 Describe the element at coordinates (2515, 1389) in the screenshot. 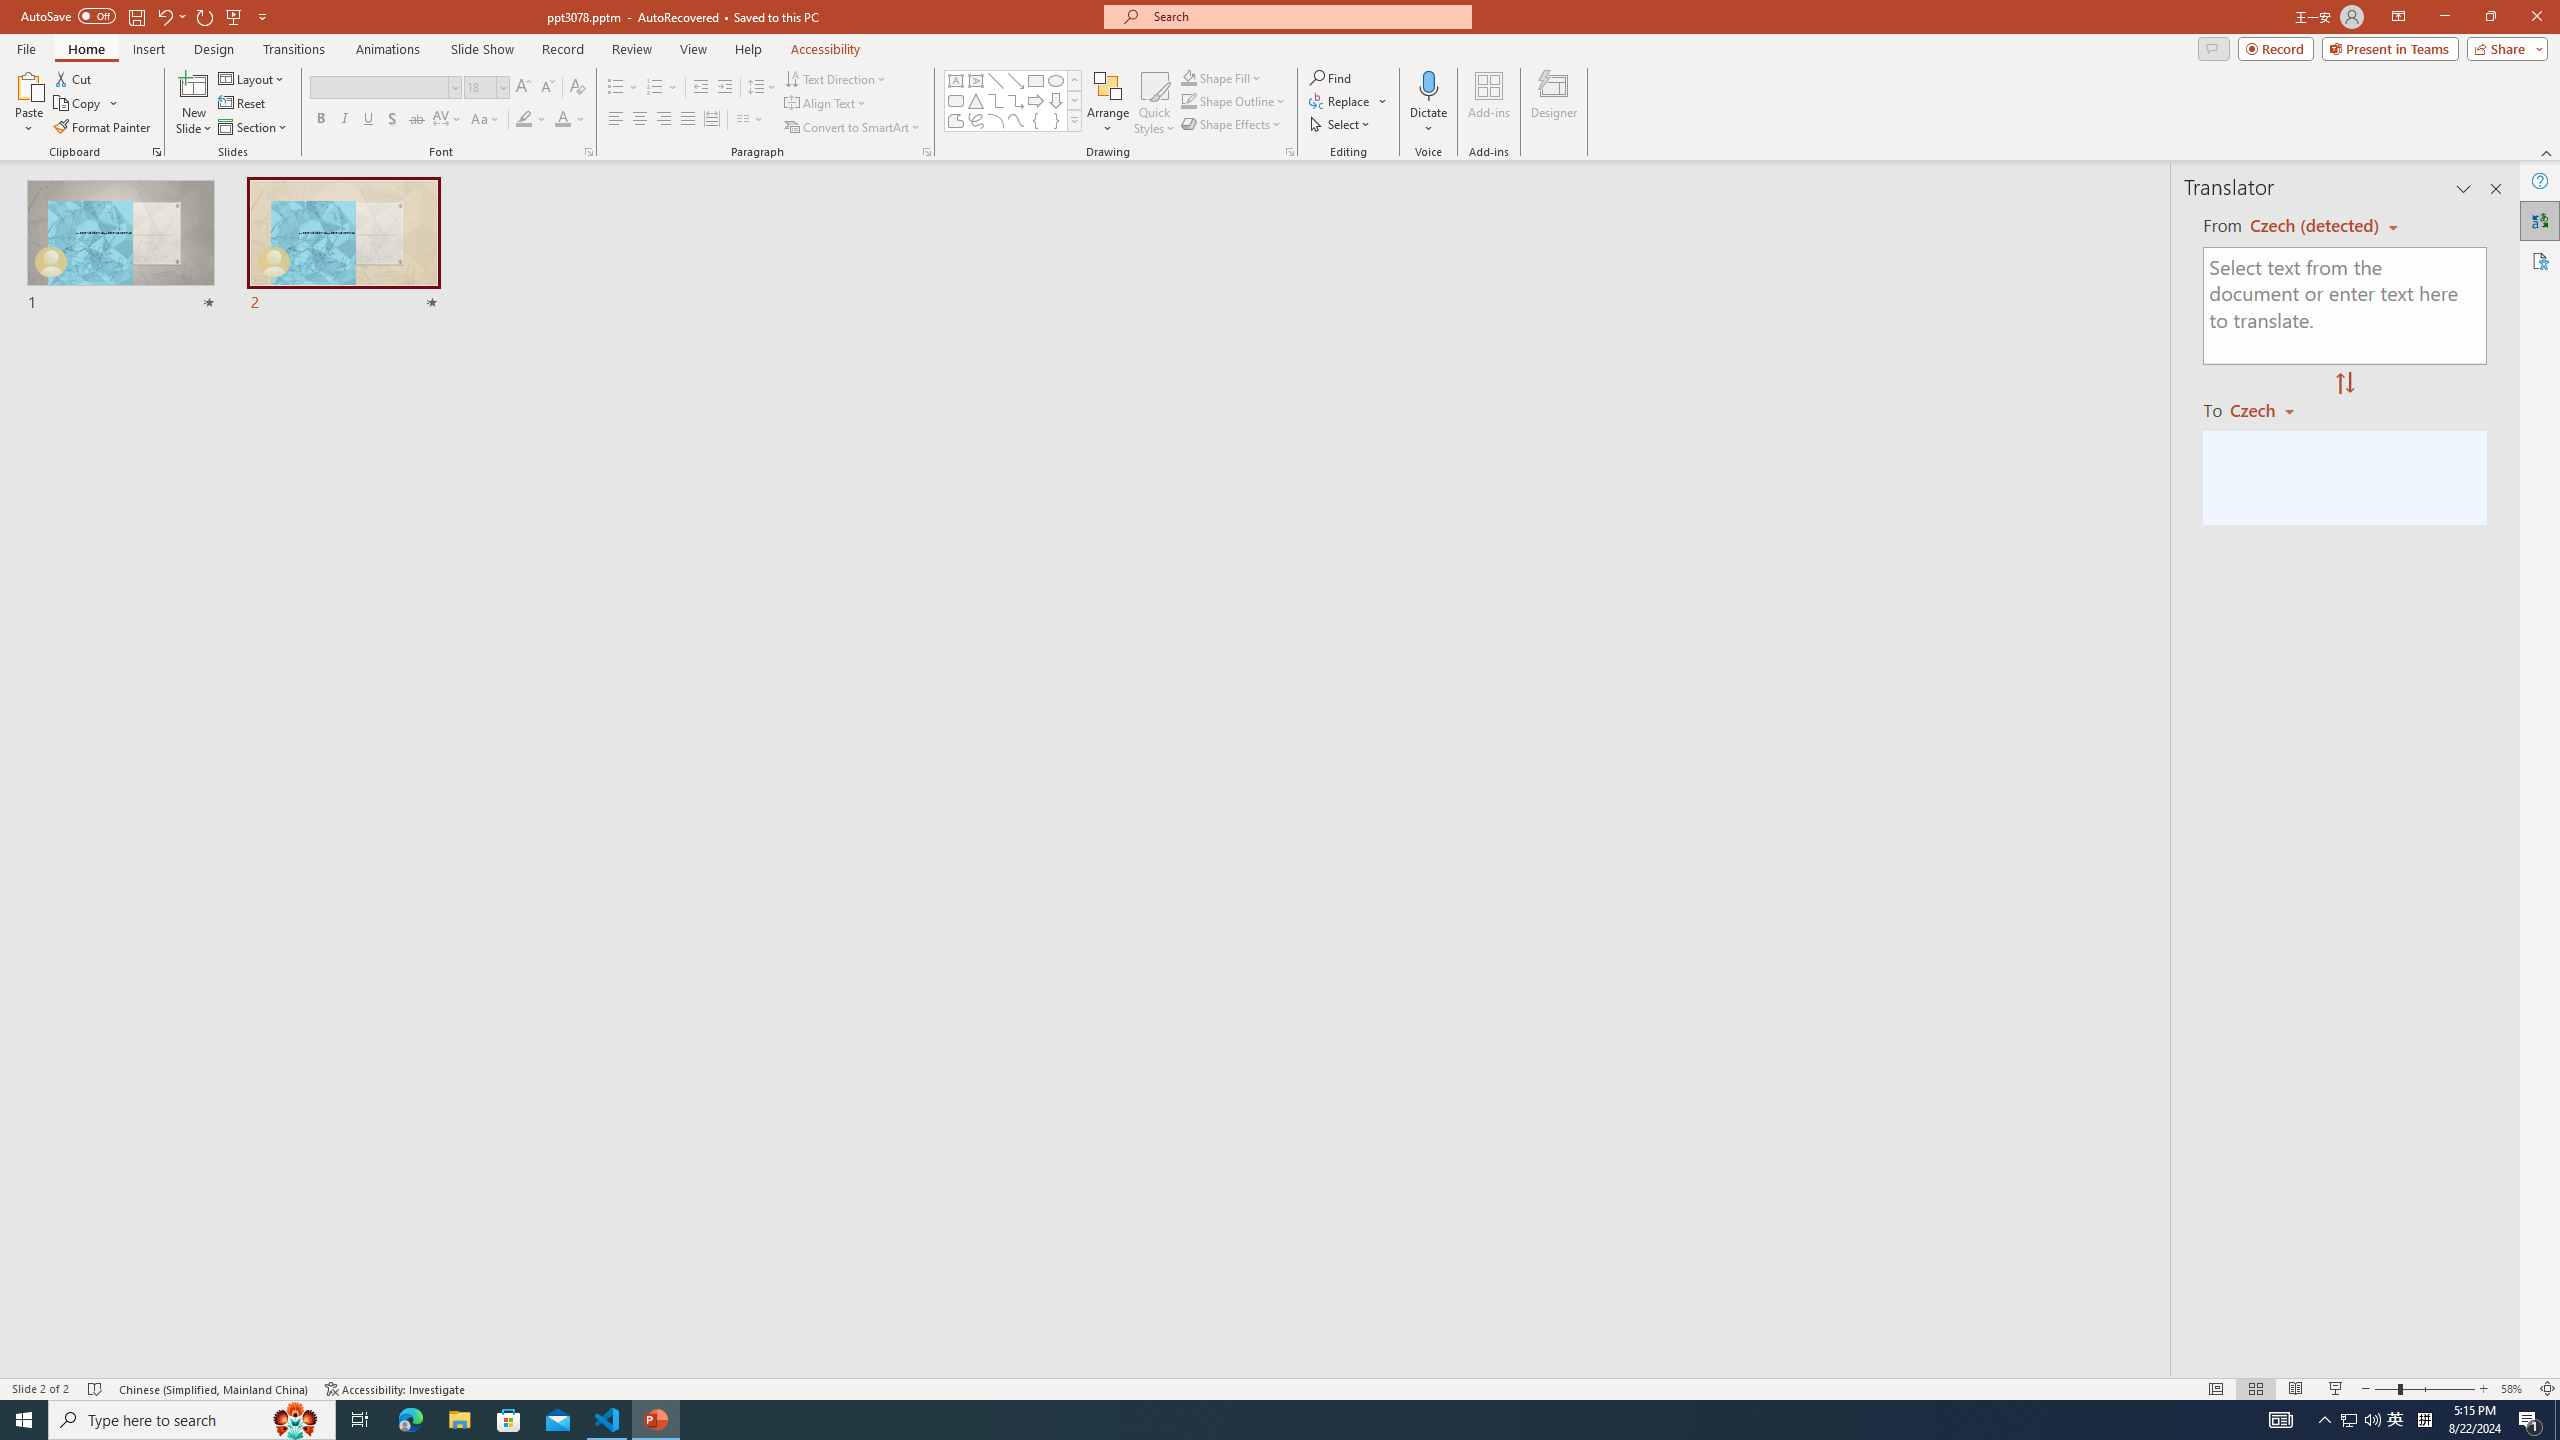

I see `'Zoom 58%'` at that location.